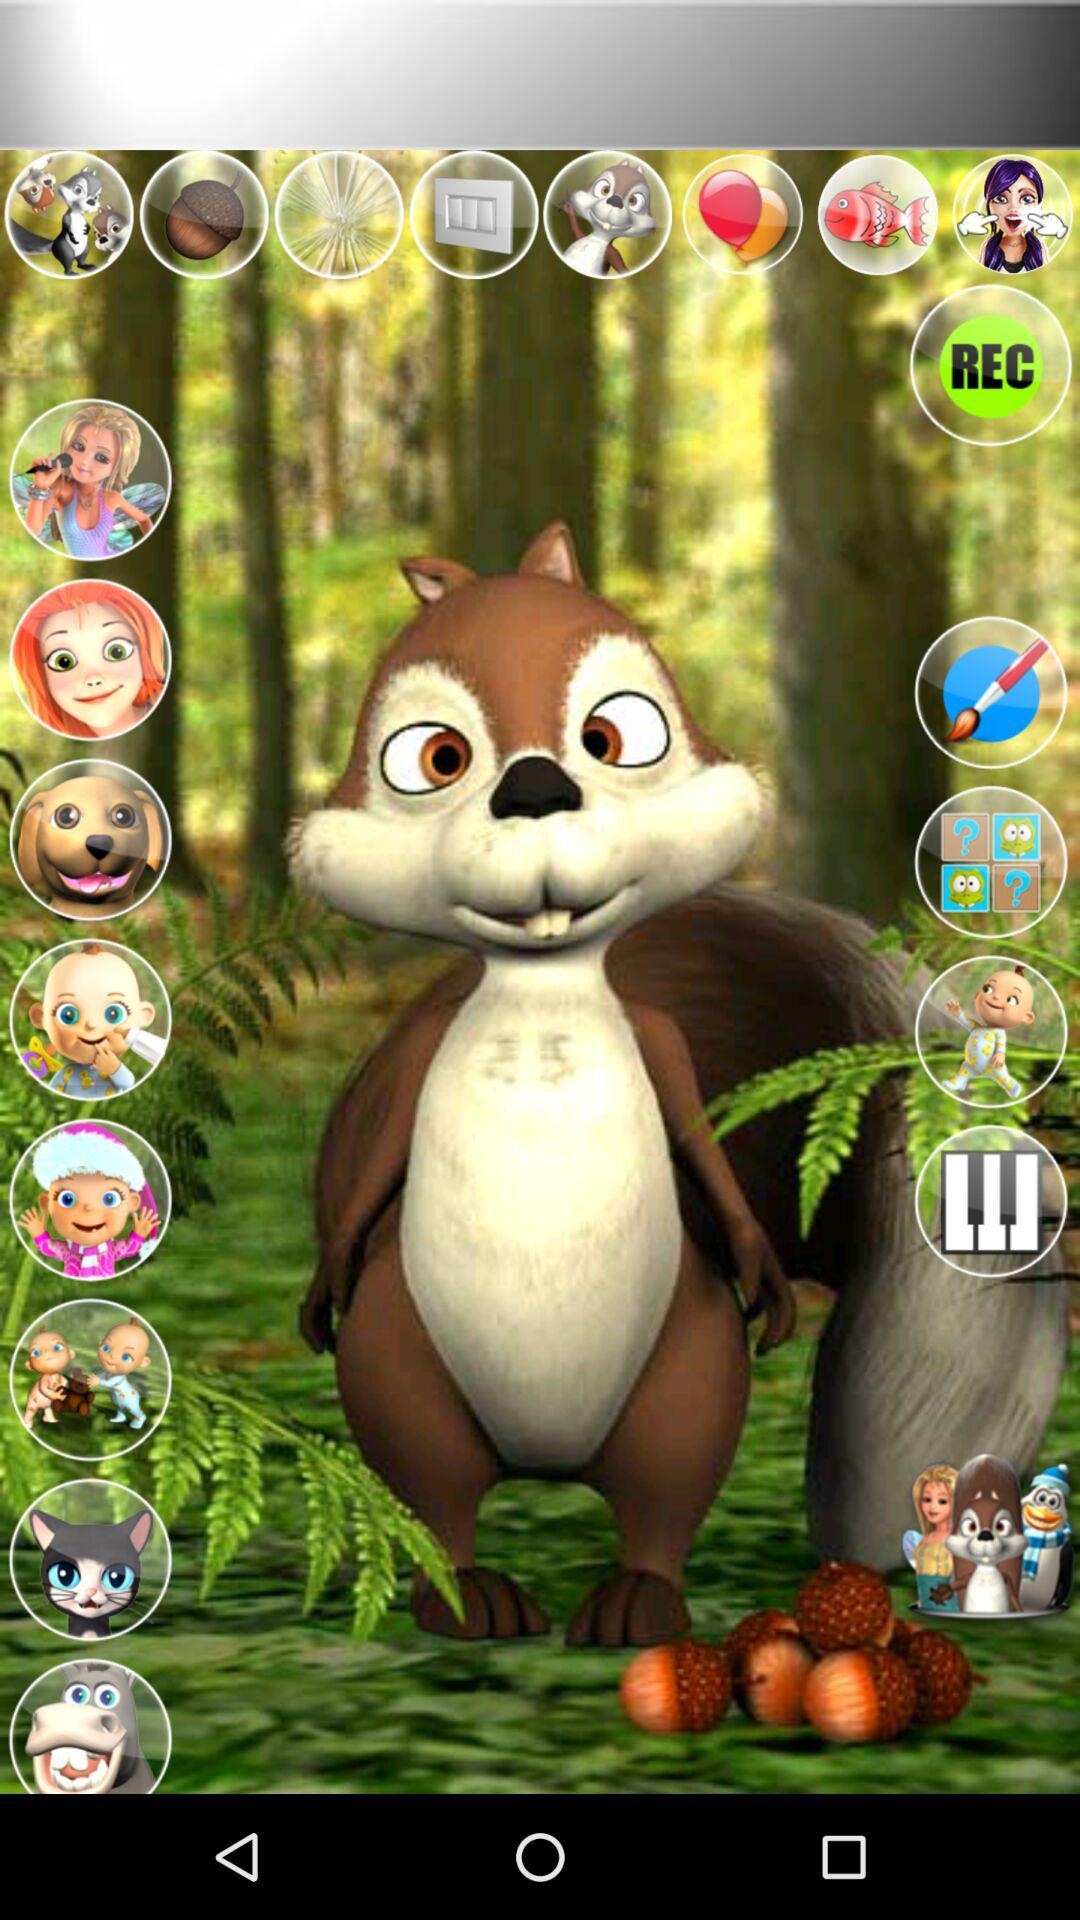 The height and width of the screenshot is (1920, 1080). I want to click on choose a different character, so click(990, 1539).